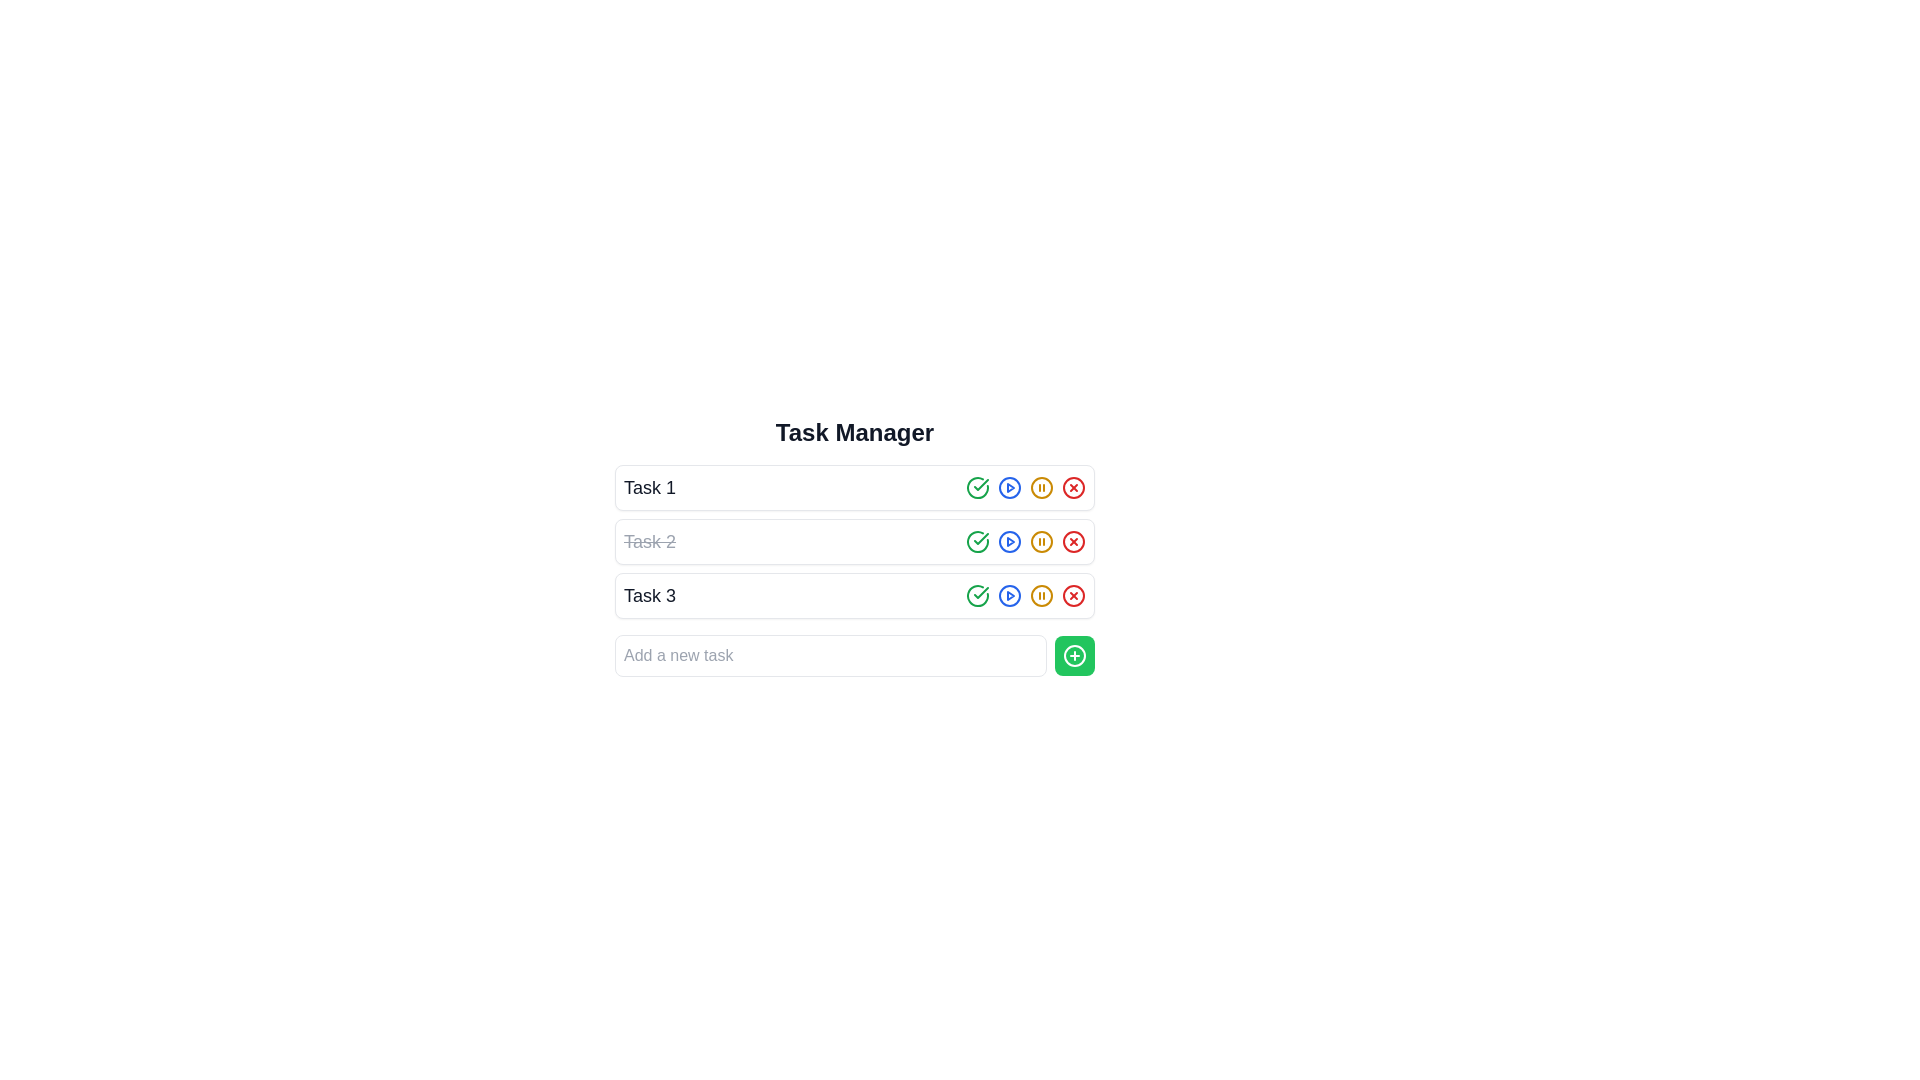  What do you see at coordinates (650, 542) in the screenshot?
I see `the text label 'Task 2' which represents a completed or inactive task in the task management box, located as the second item in the list with interactive buttons on the right side` at bounding box center [650, 542].